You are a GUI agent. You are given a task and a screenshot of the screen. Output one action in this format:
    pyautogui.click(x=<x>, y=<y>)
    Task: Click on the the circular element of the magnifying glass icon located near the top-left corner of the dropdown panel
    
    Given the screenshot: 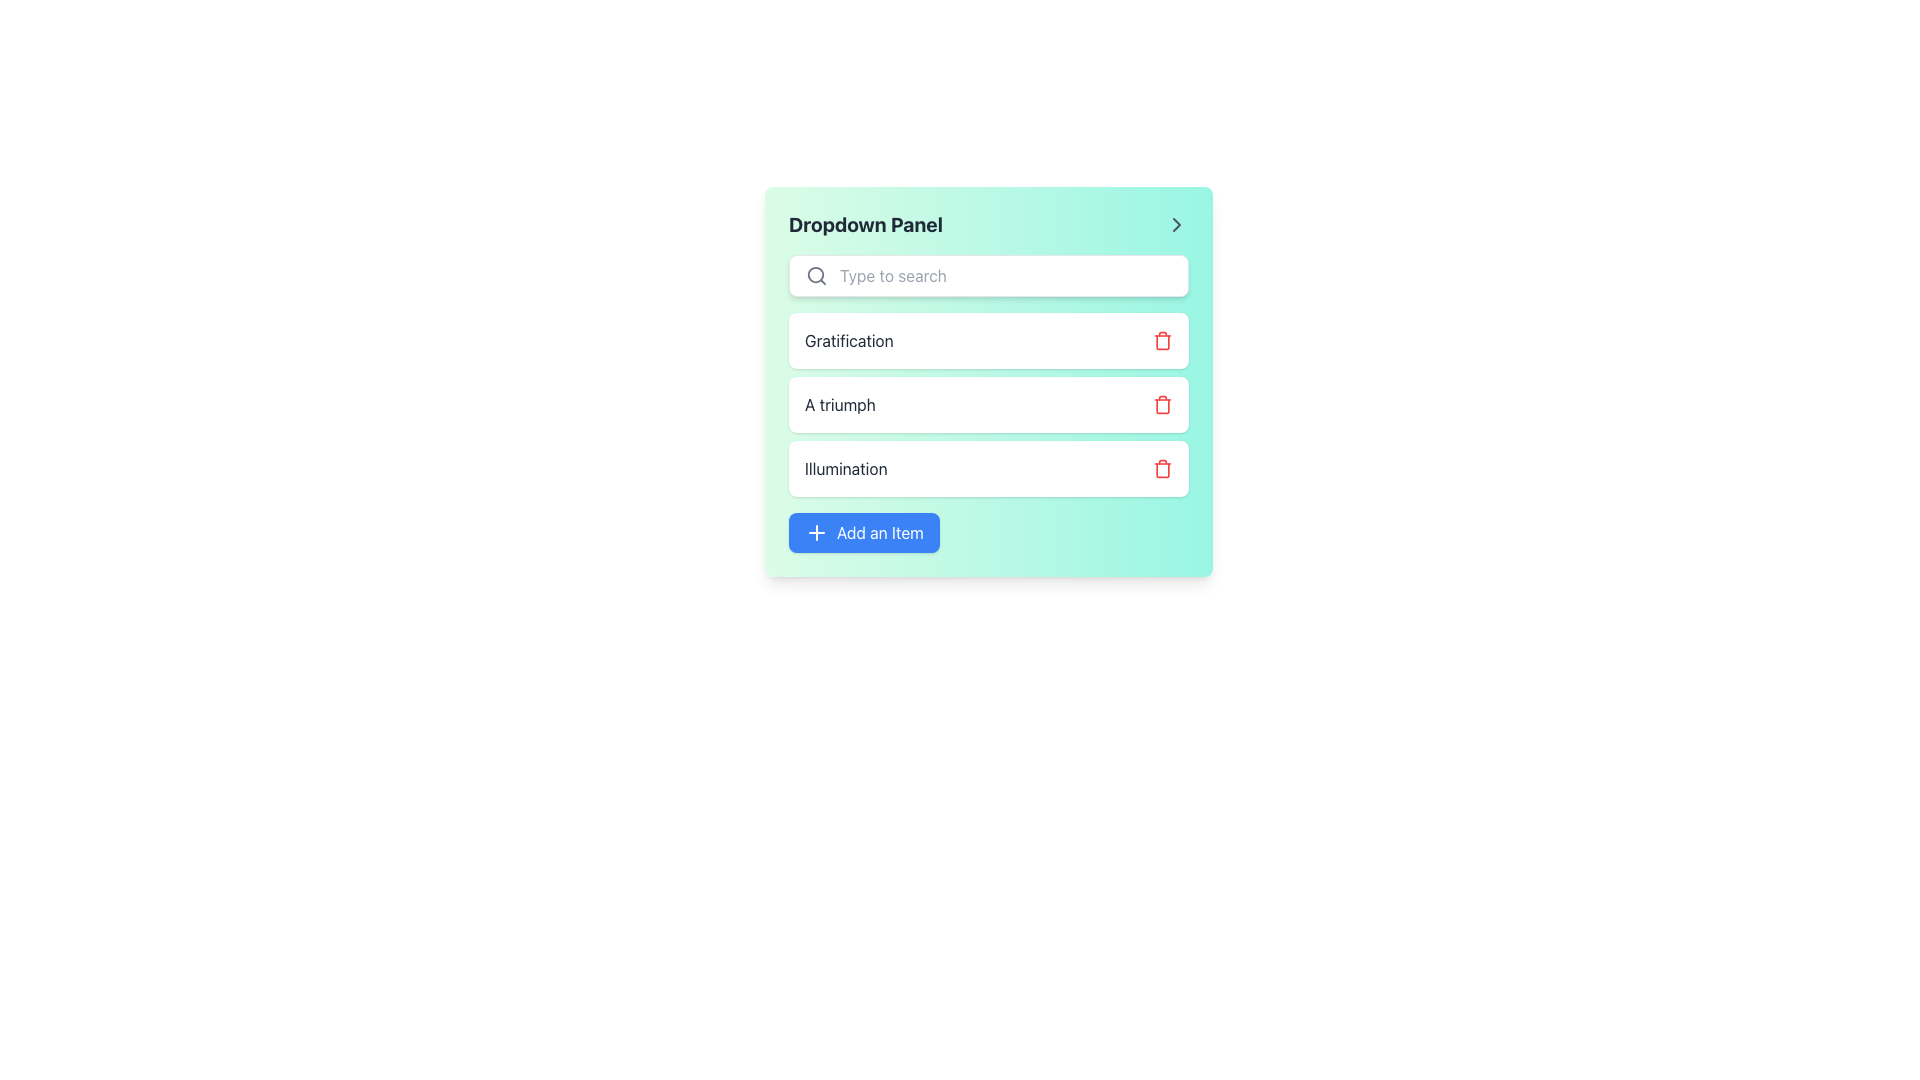 What is the action you would take?
    pyautogui.click(x=816, y=275)
    